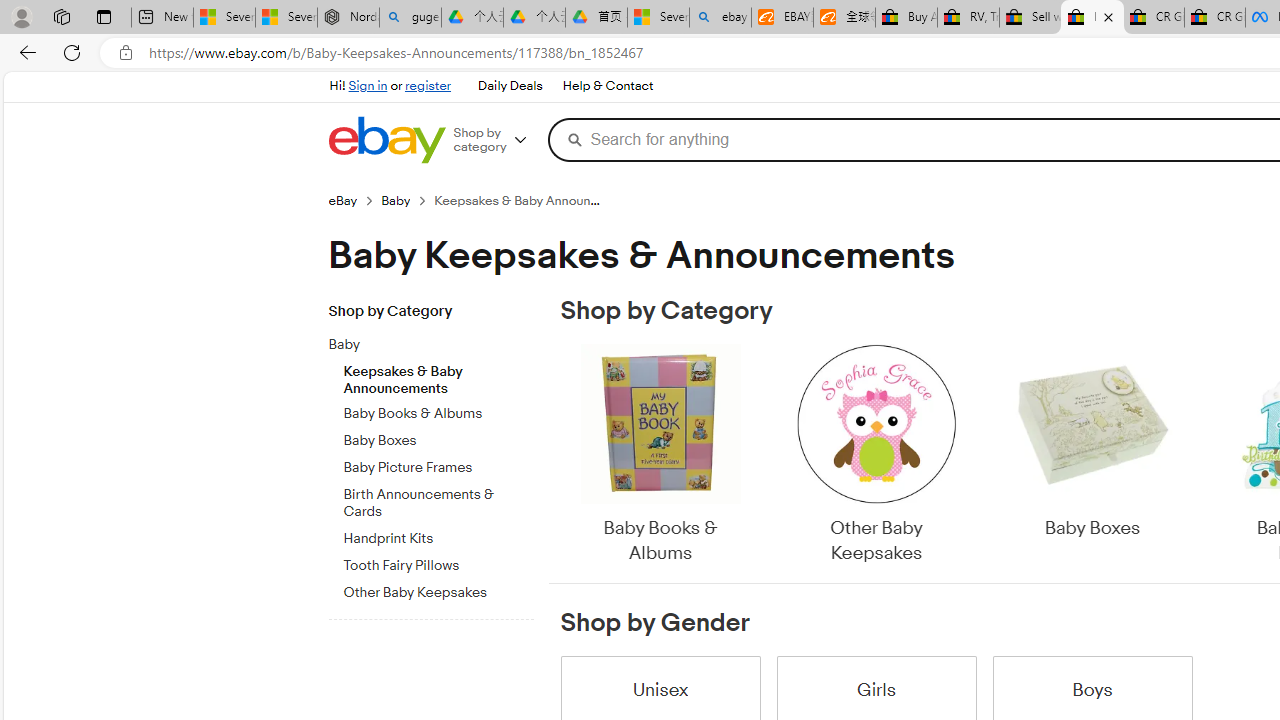 Image resolution: width=1280 pixels, height=720 pixels. I want to click on 'Help & Contact', so click(607, 86).